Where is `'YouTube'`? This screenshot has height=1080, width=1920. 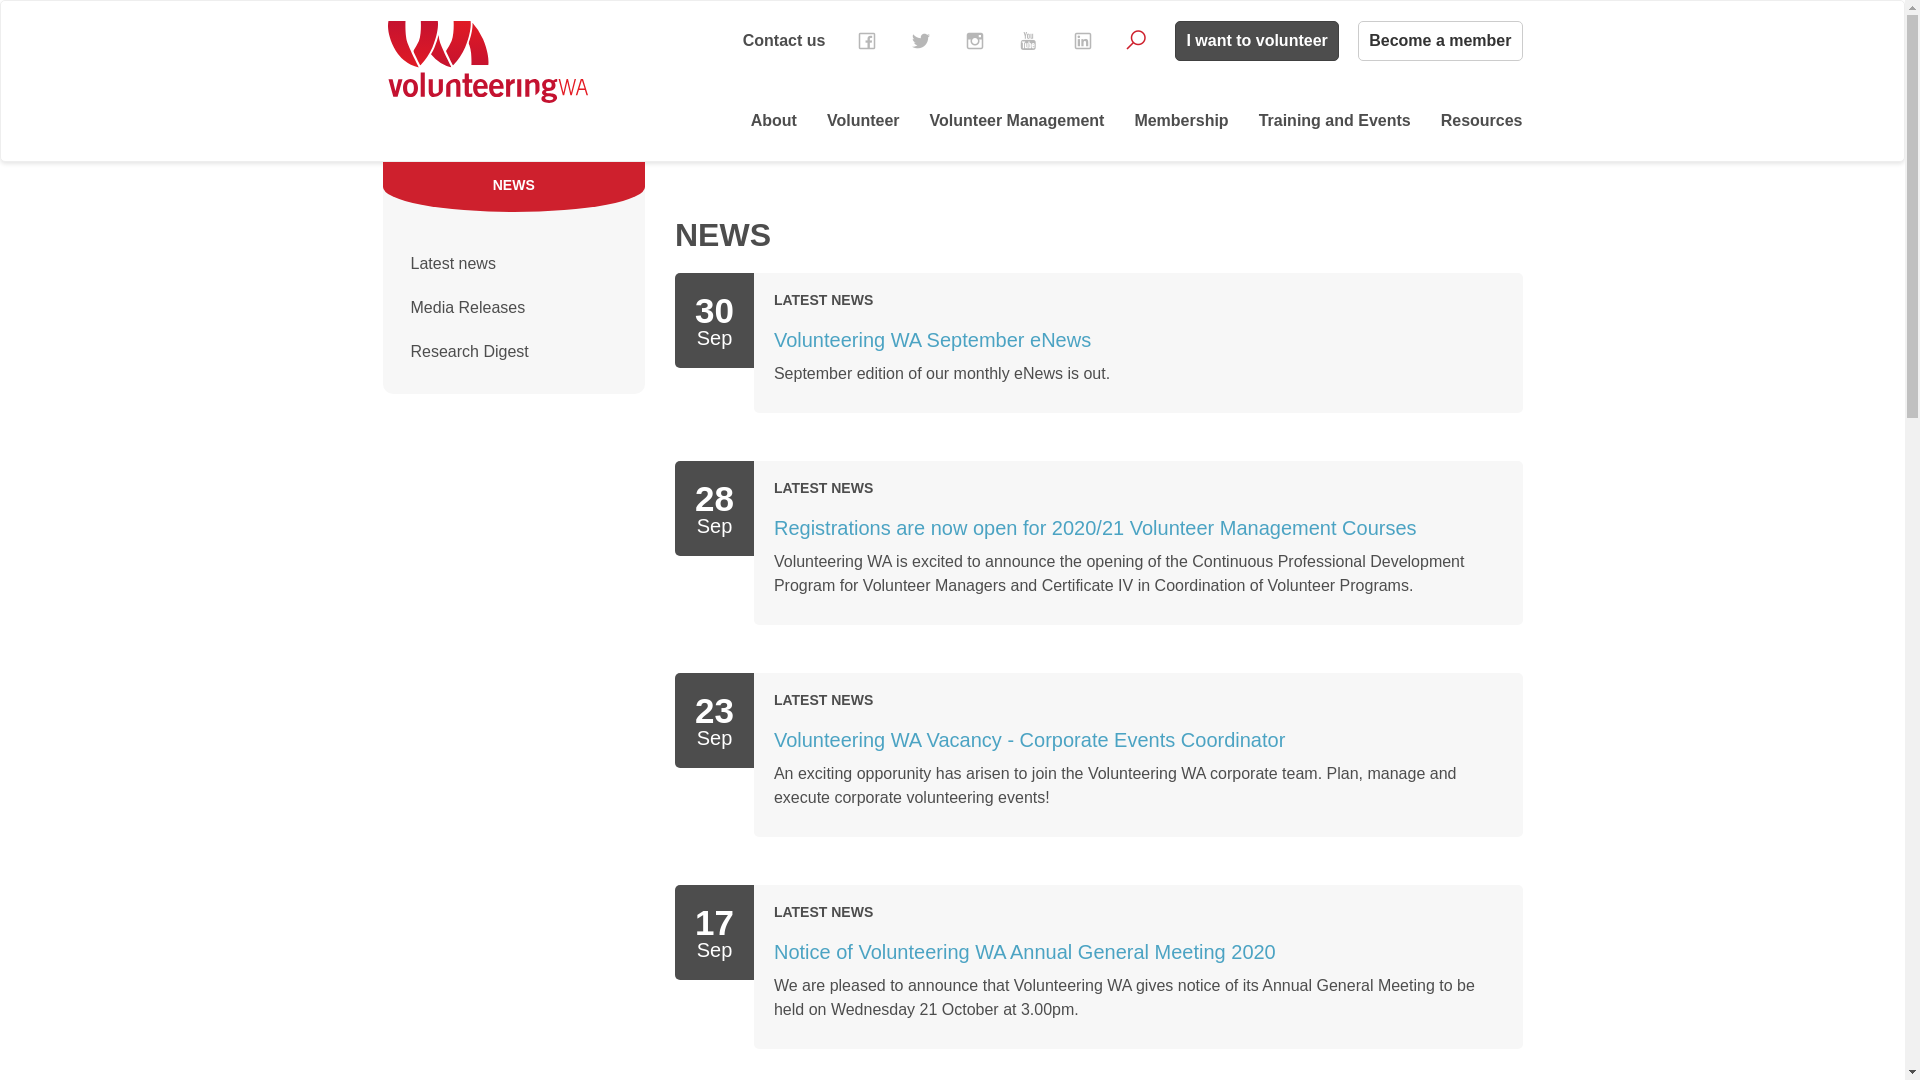 'YouTube' is located at coordinates (1028, 41).